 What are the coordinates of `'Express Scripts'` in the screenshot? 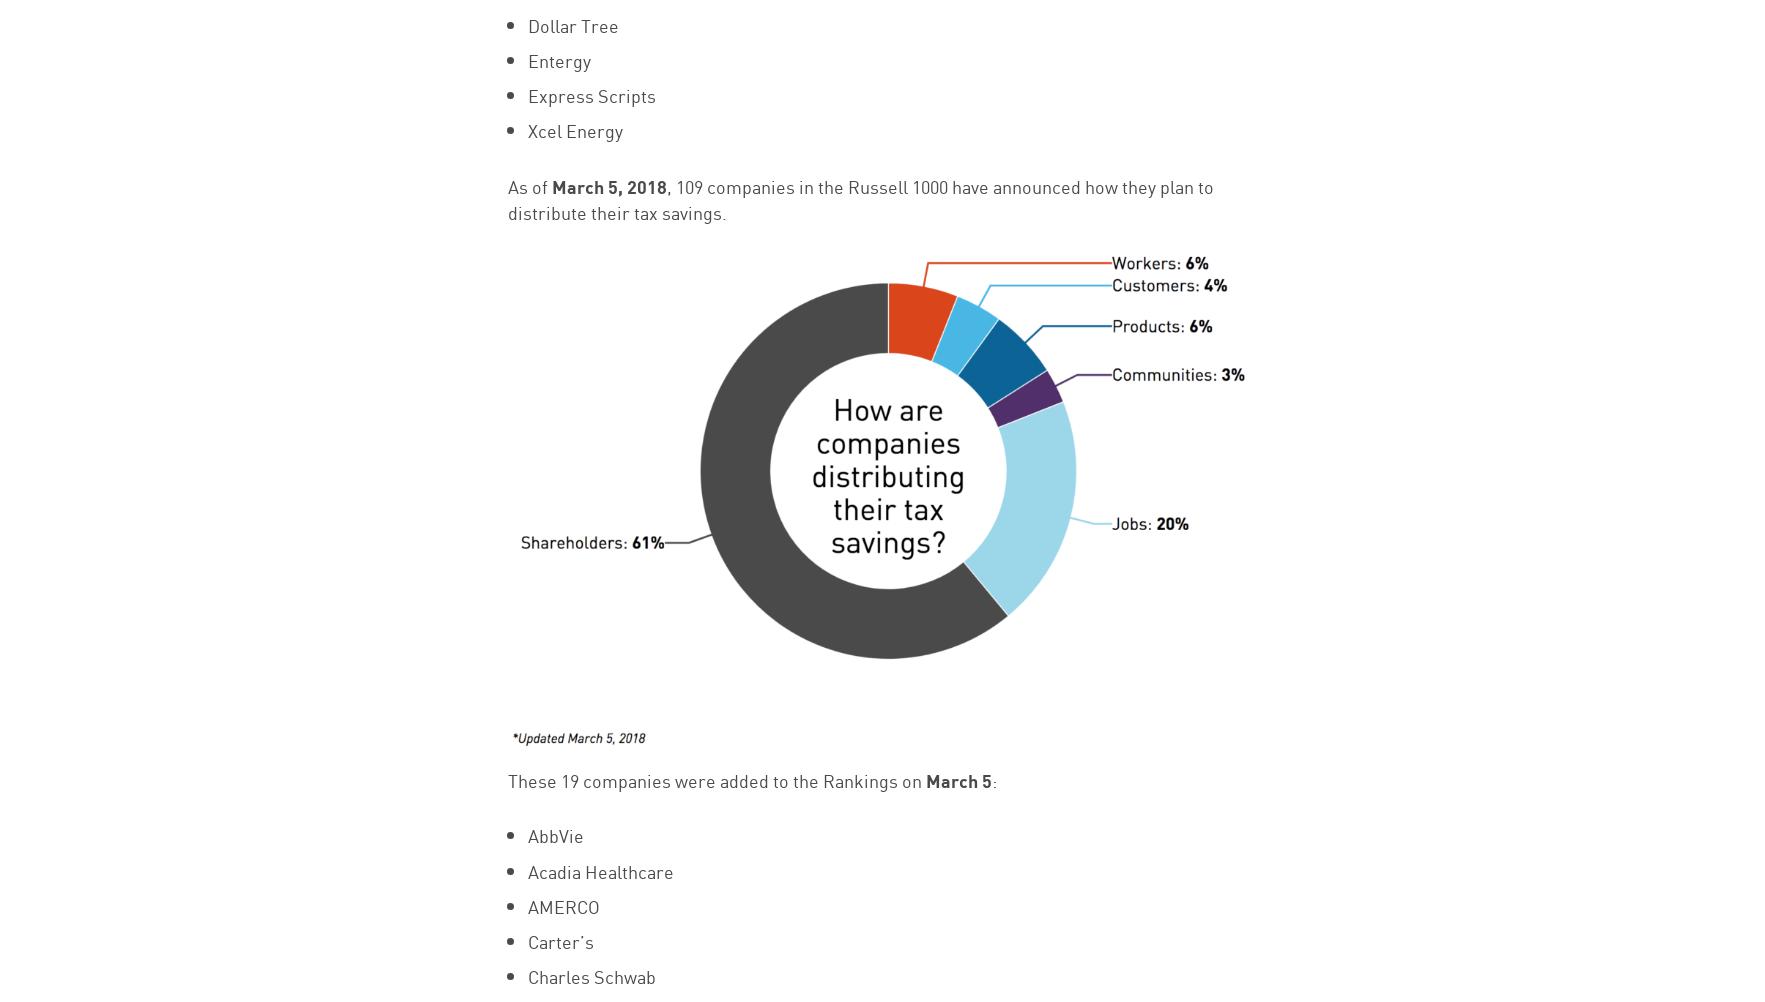 It's located at (589, 93).